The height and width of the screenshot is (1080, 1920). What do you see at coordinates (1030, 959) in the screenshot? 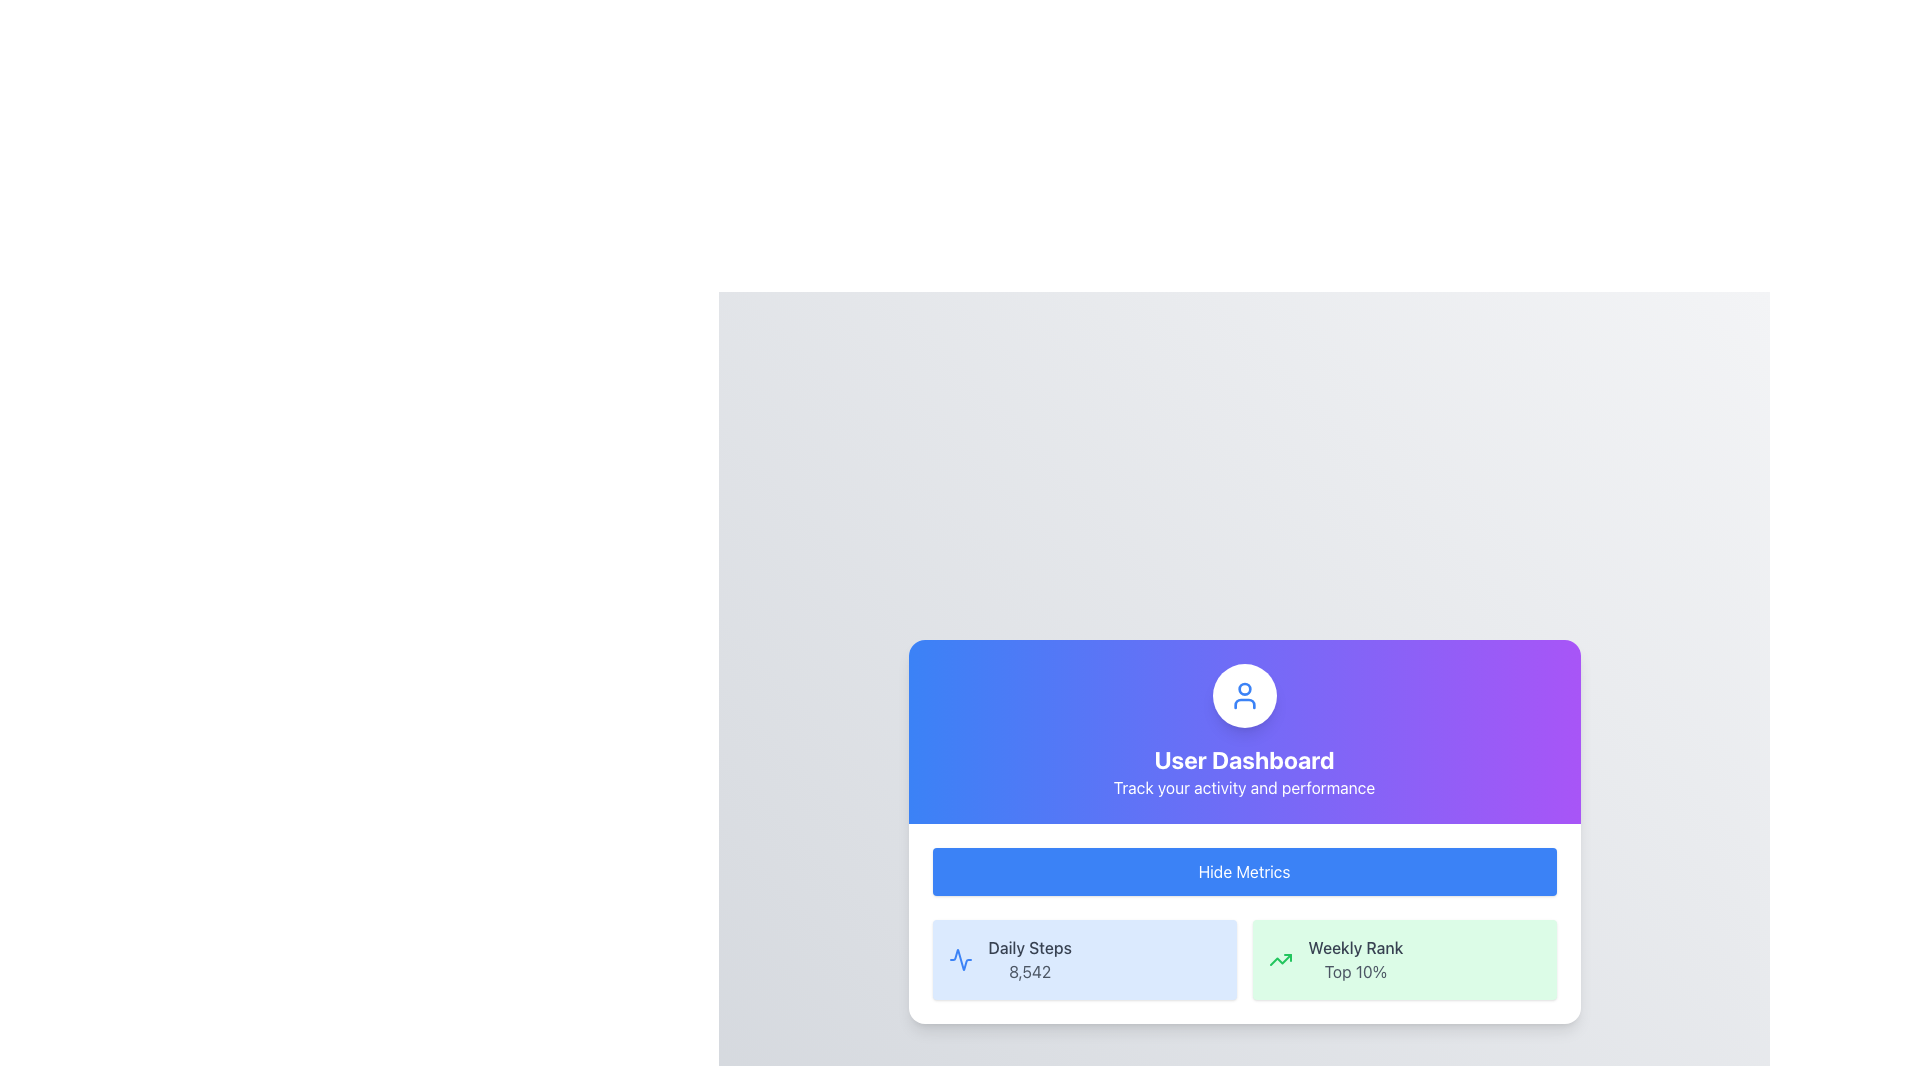
I see `the Text display block that summarizes the user's daily step count, located below the 'Hide Metrics' button and to the left of the 'Weekly Rank' summary box` at bounding box center [1030, 959].